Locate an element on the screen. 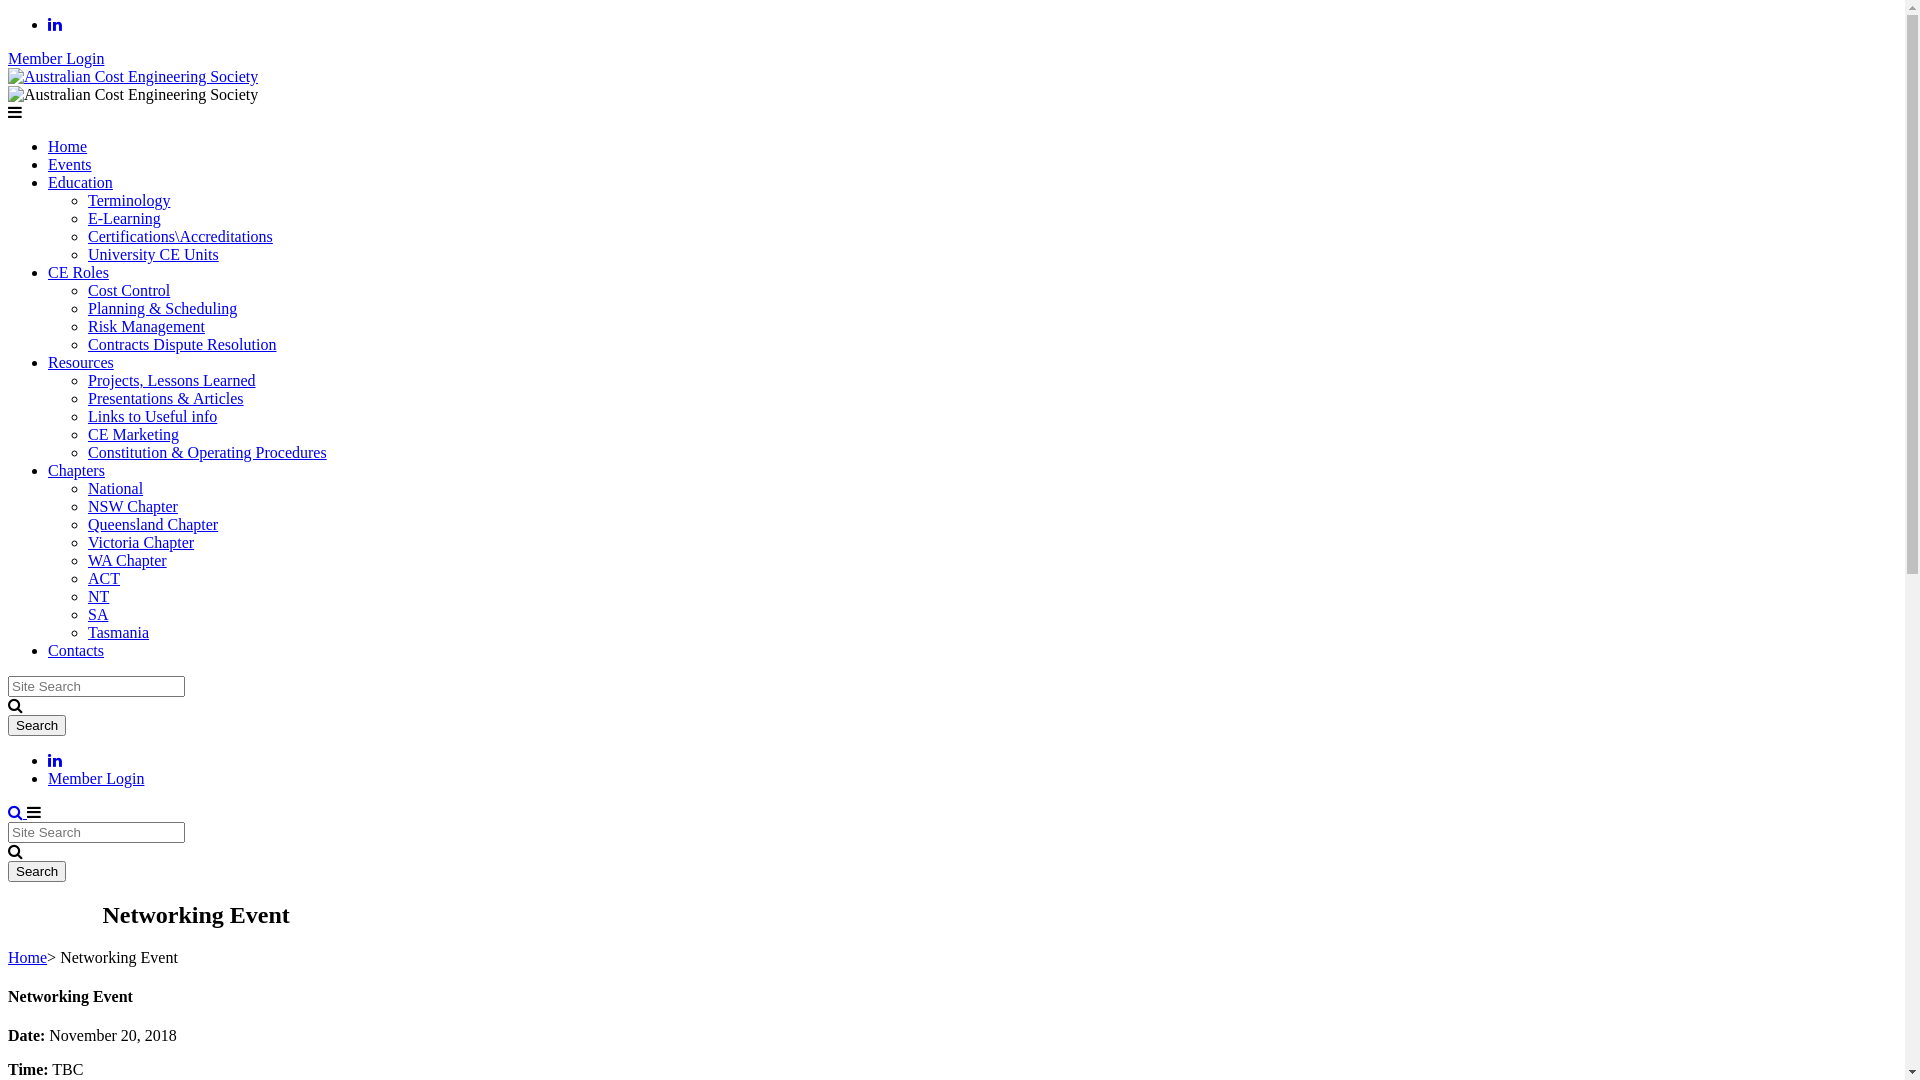 Image resolution: width=1920 pixels, height=1080 pixels. 'Planning & Scheduling' is located at coordinates (162, 308).